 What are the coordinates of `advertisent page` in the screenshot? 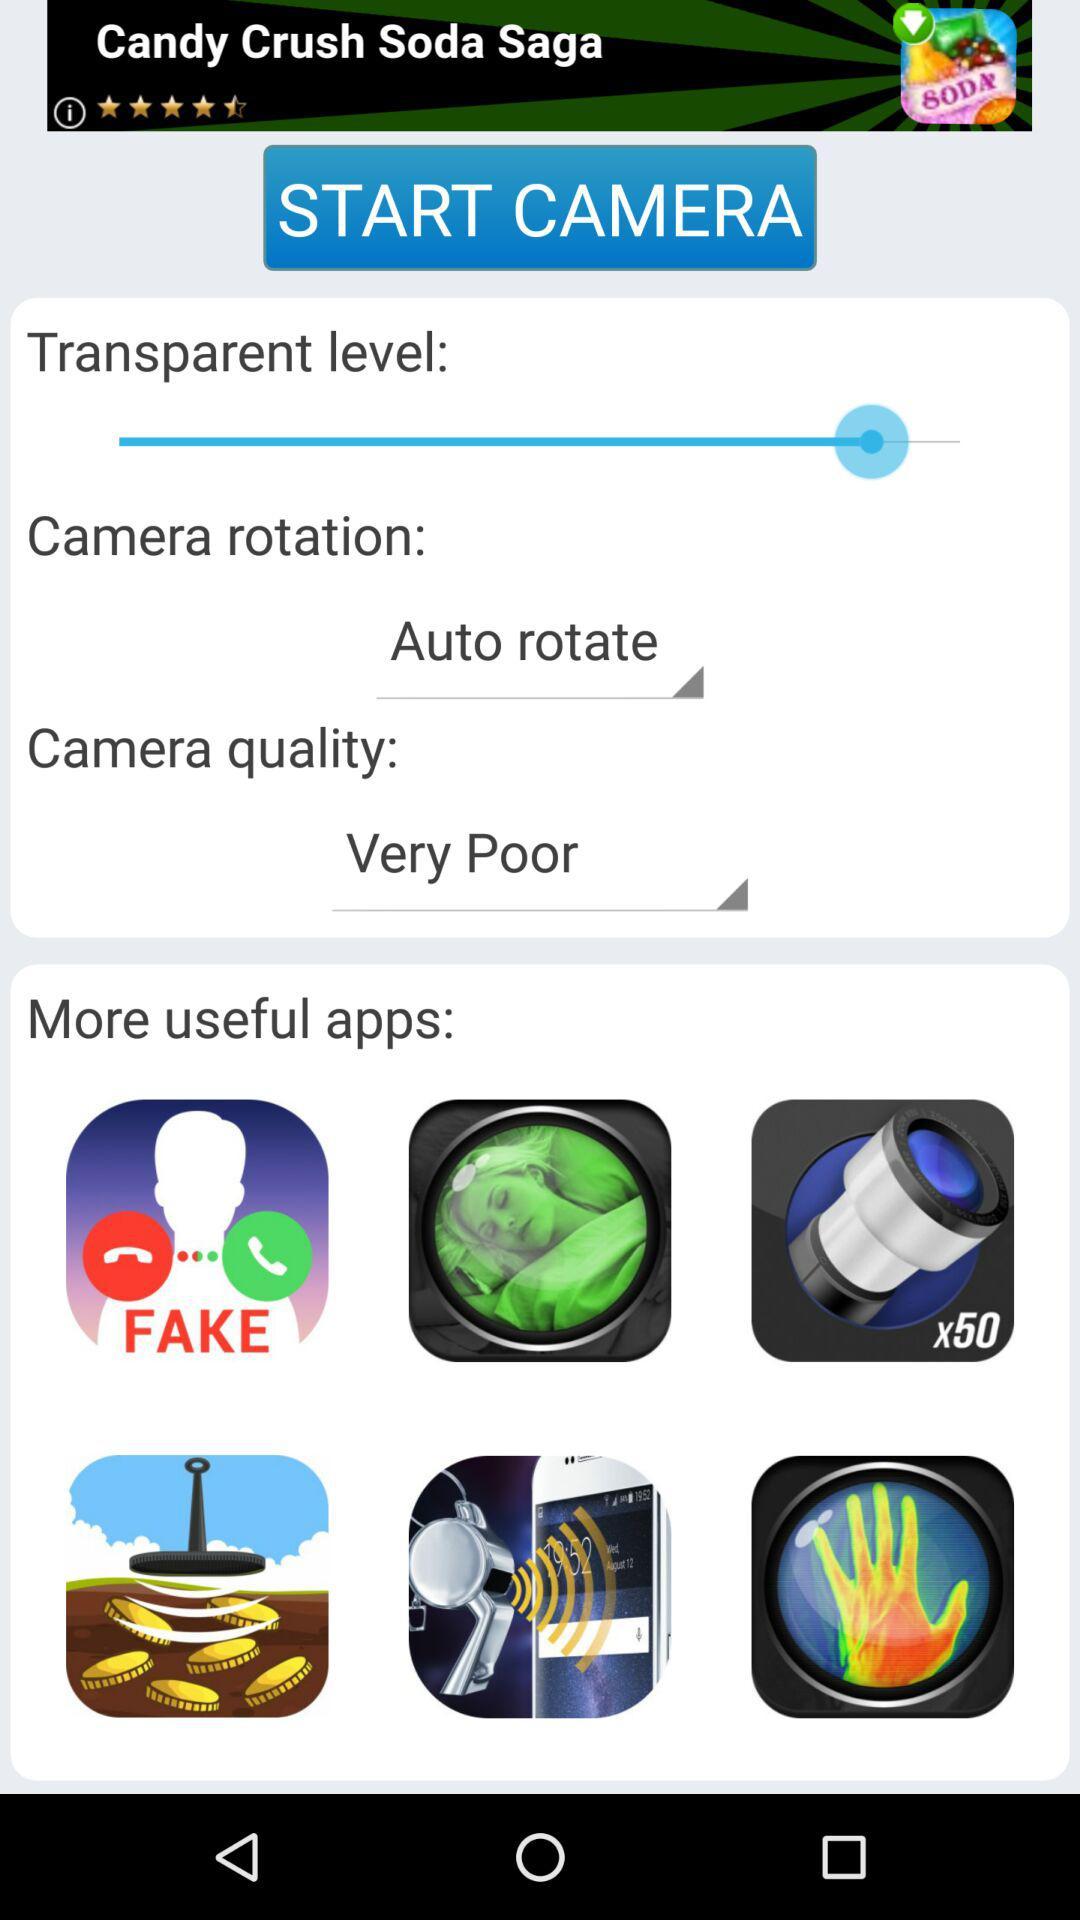 It's located at (538, 65).